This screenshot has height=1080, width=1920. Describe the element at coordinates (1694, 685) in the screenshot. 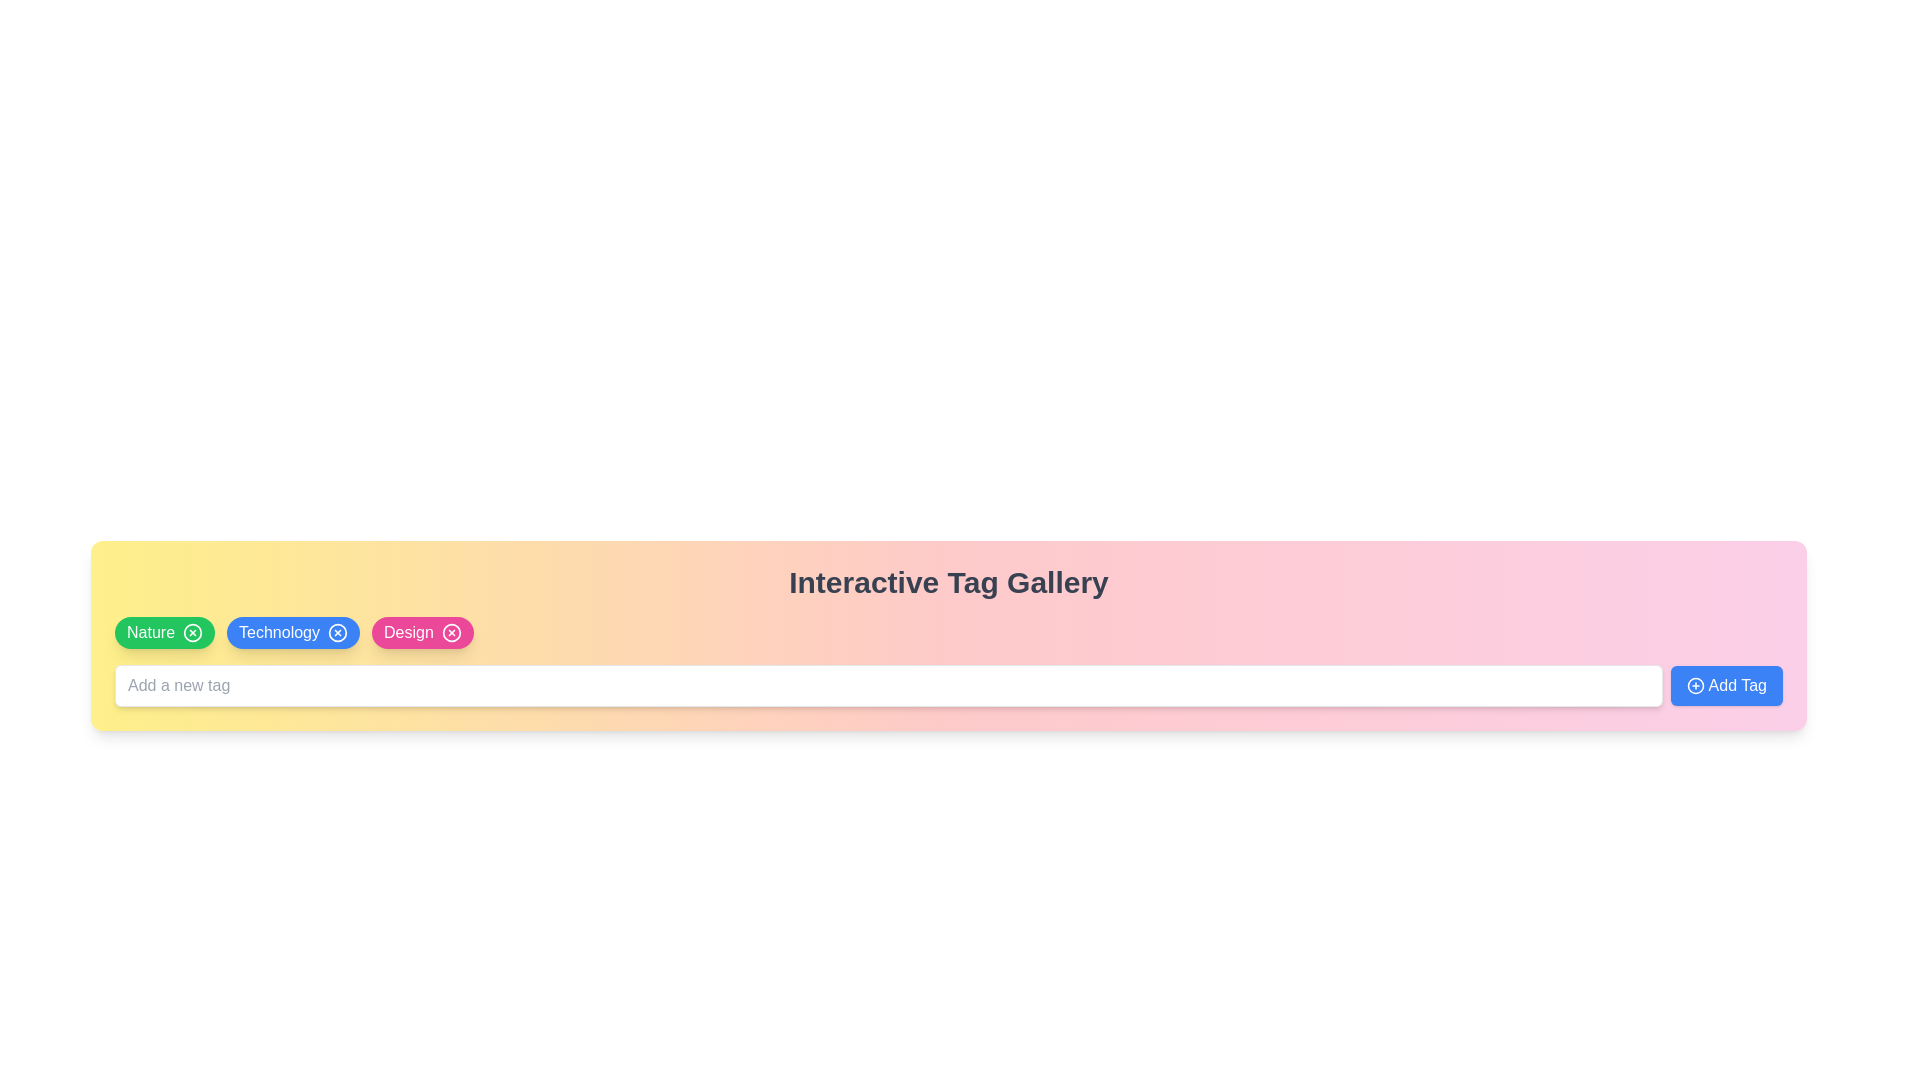

I see `the icon located at the far-right edge of the 'Add Tag' button` at that location.